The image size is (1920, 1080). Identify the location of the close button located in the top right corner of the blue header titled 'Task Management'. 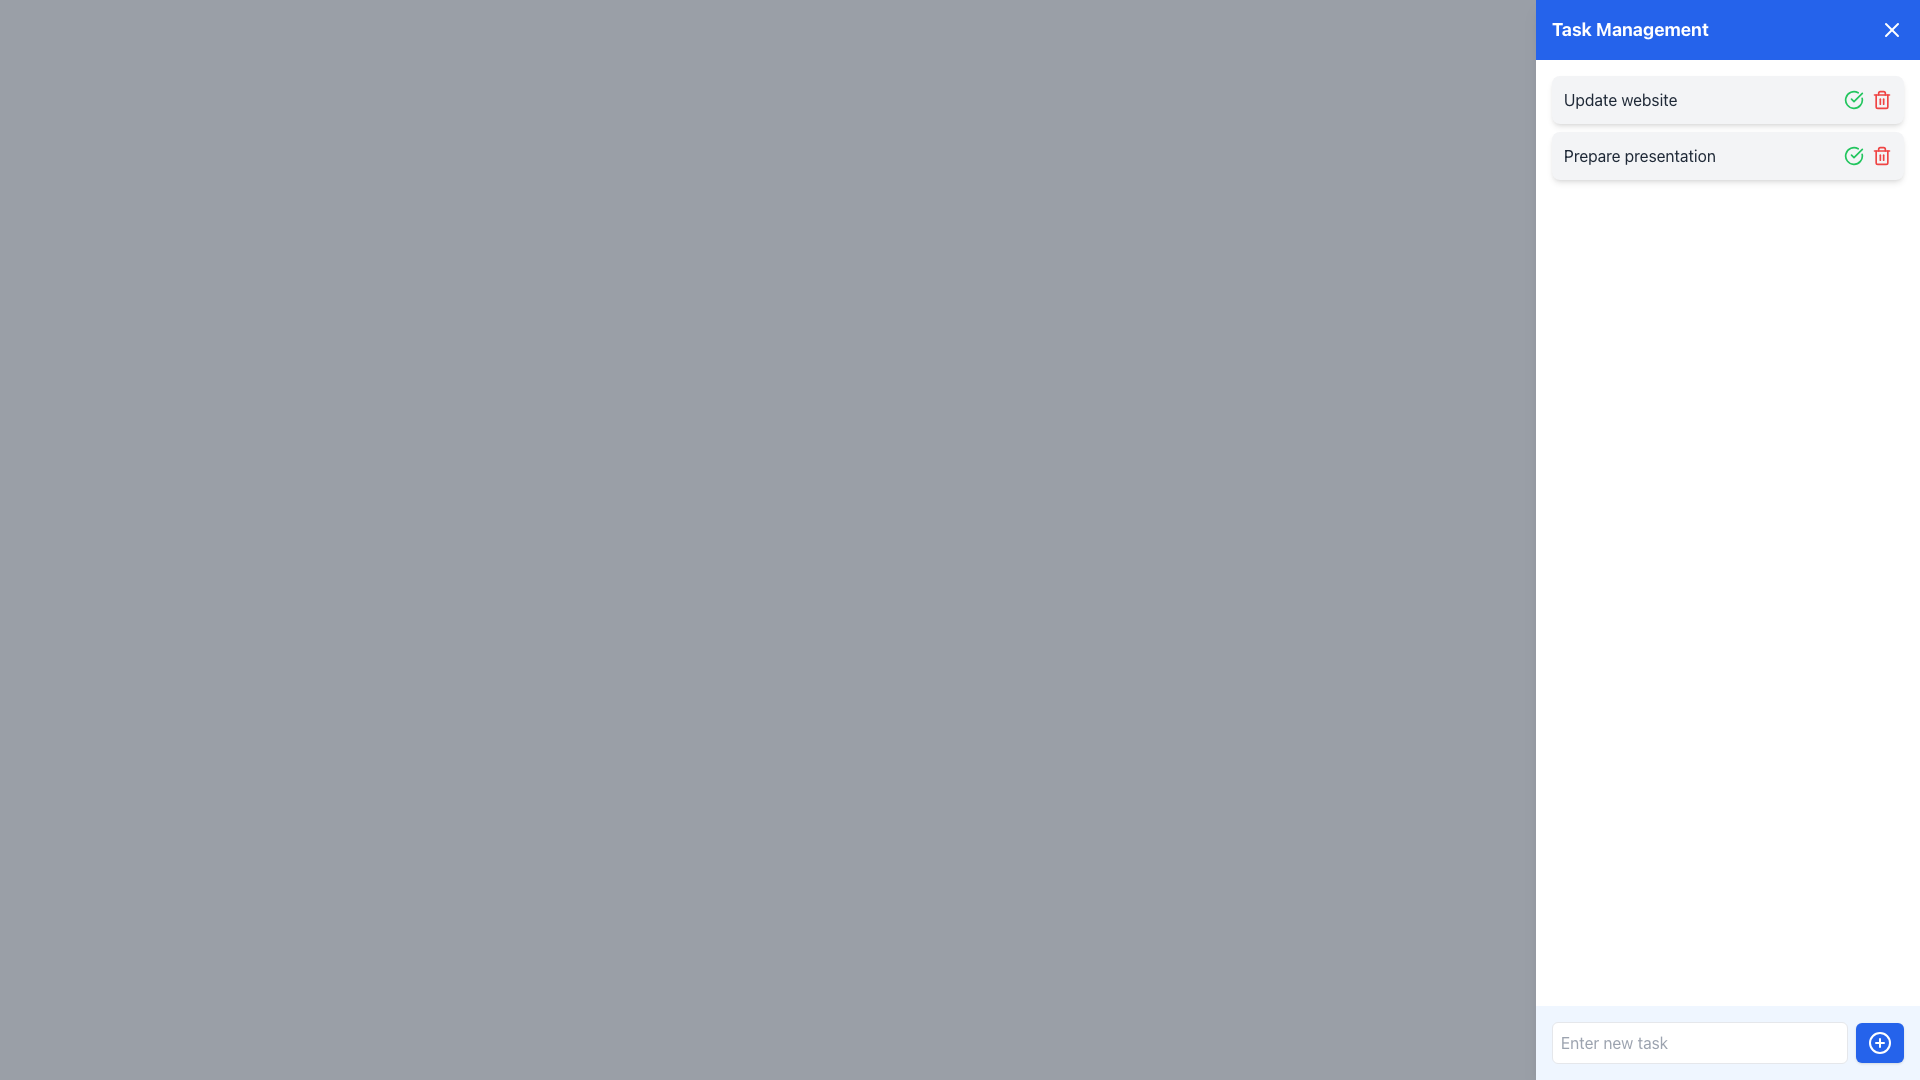
(1890, 30).